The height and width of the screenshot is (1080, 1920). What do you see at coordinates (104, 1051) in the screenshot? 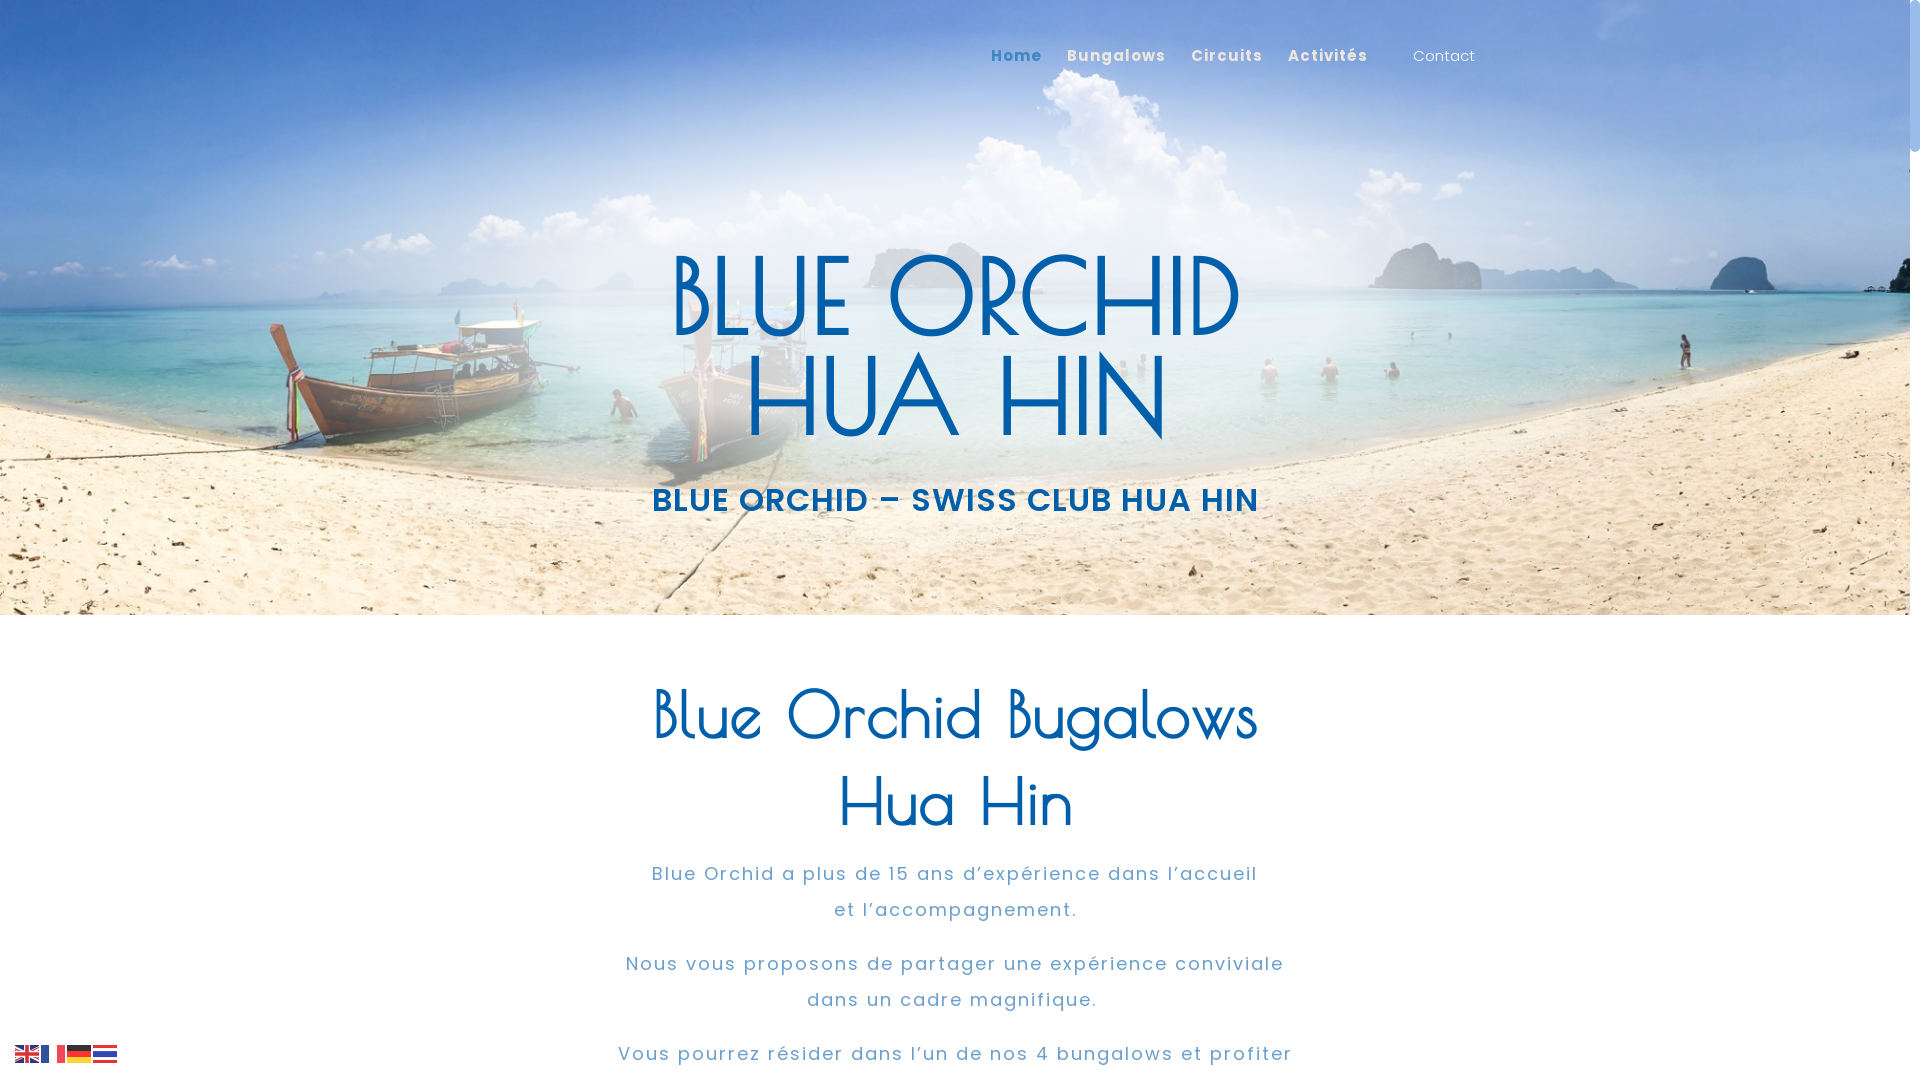
I see `'Thai'` at bounding box center [104, 1051].